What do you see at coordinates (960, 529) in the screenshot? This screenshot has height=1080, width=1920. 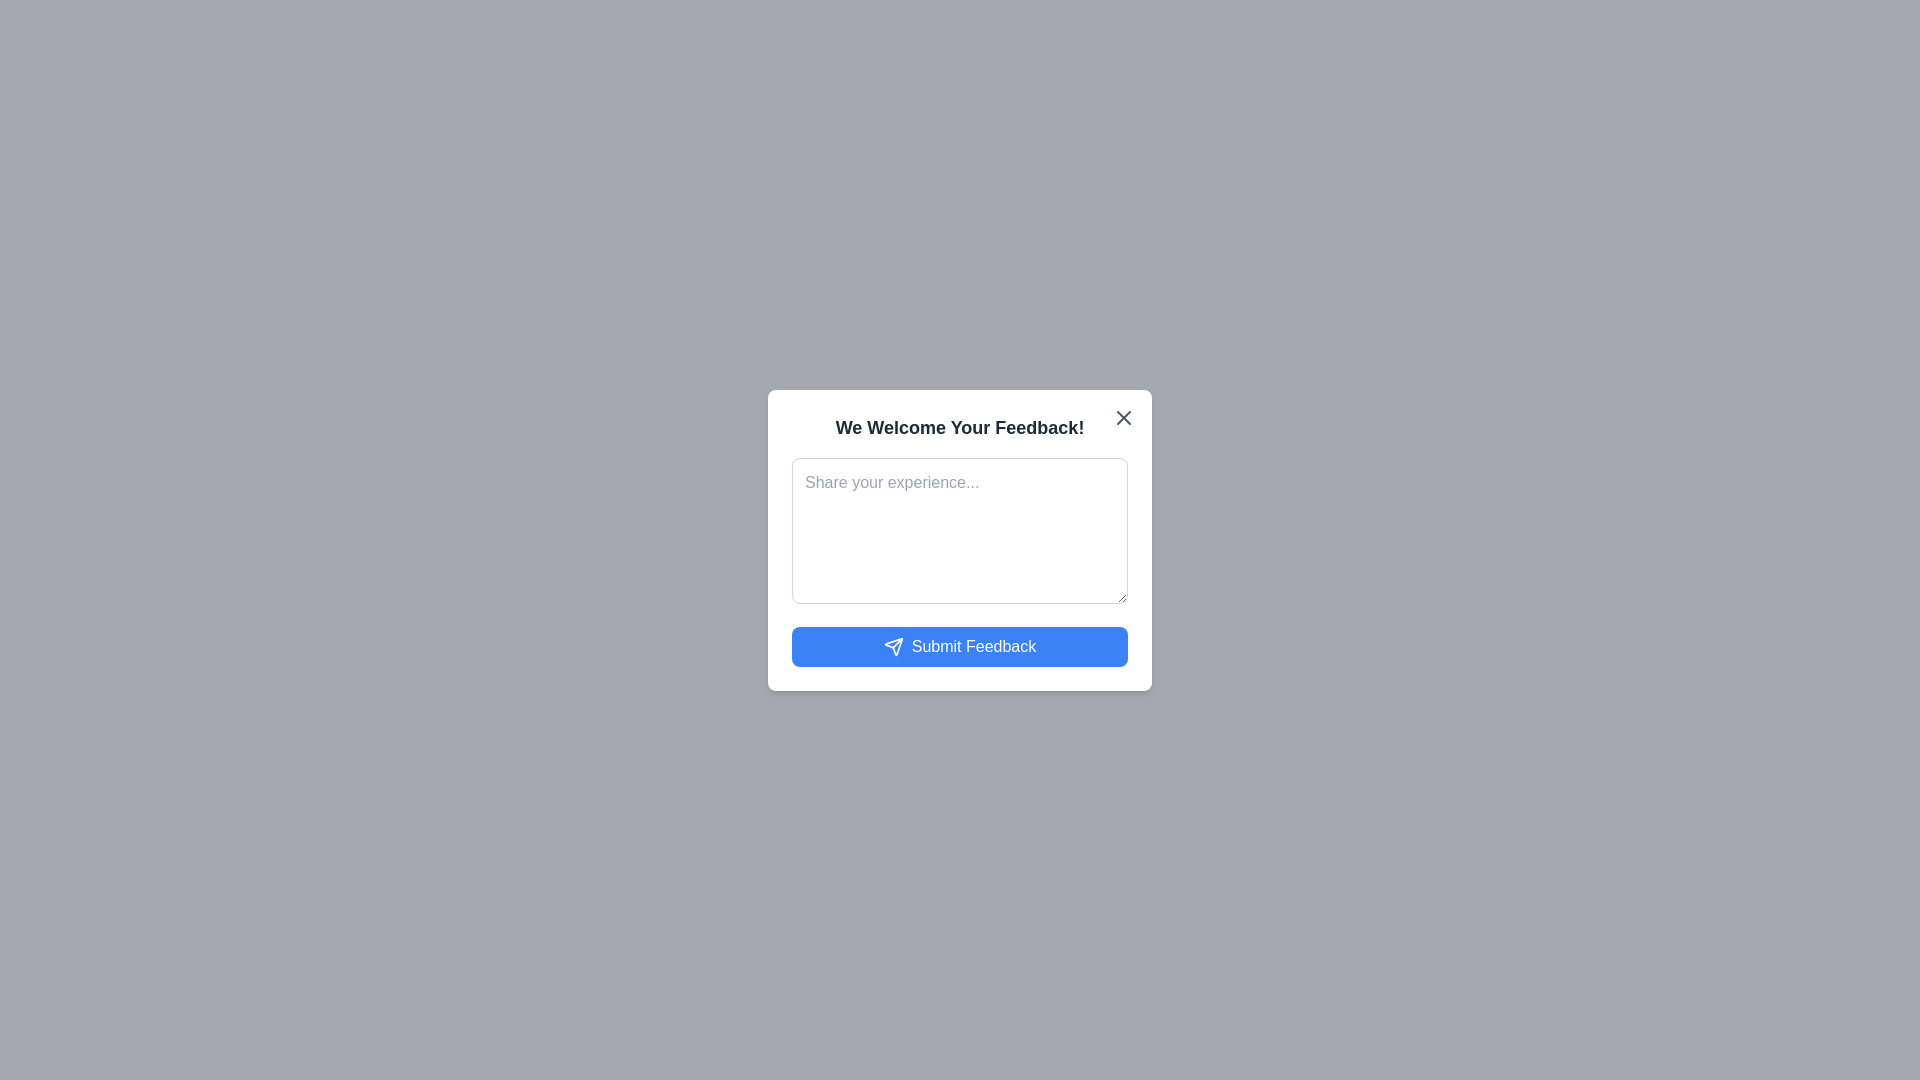 I see `the text area and type the feedback text 'This is my feedback.'` at bounding box center [960, 529].